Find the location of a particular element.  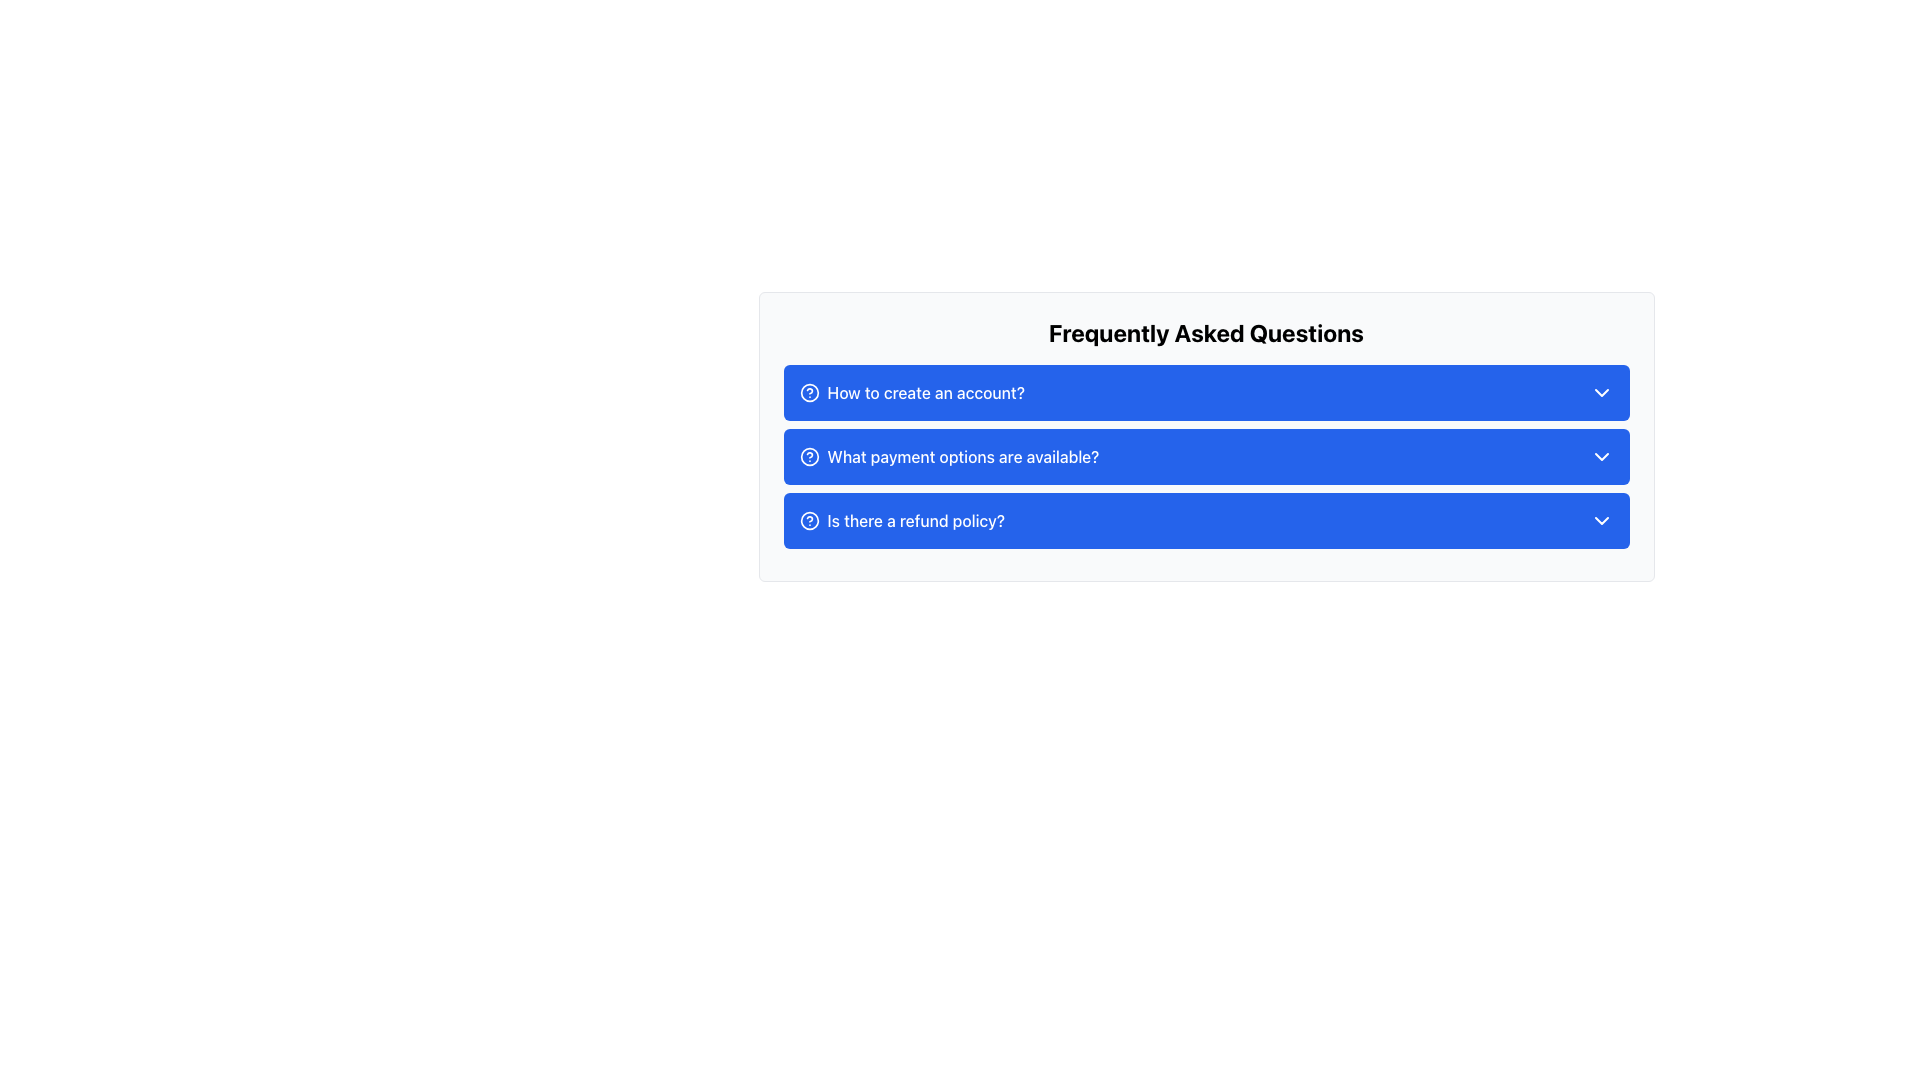

the Interactive FAQ label, which is the third item in the FAQ list is located at coordinates (901, 519).